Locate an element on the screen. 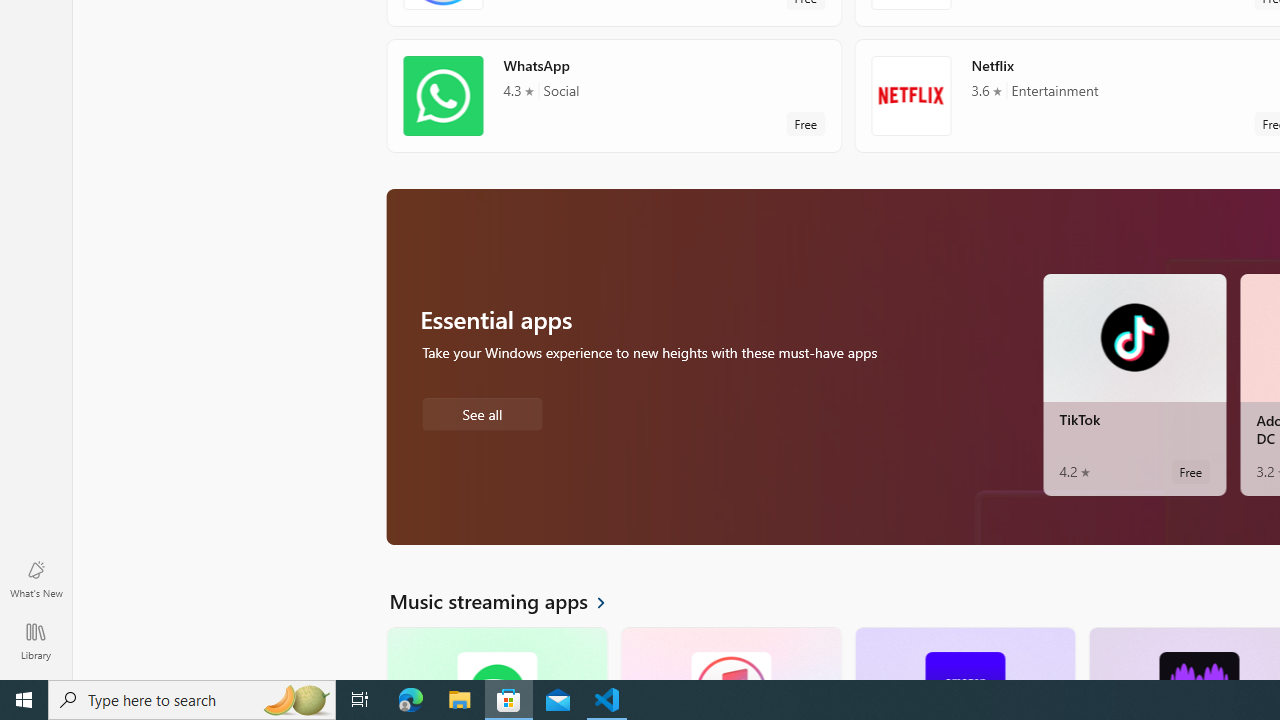  'TikTok. Average rating of 4.2 out of five stars. Free  ' is located at coordinates (1134, 384).